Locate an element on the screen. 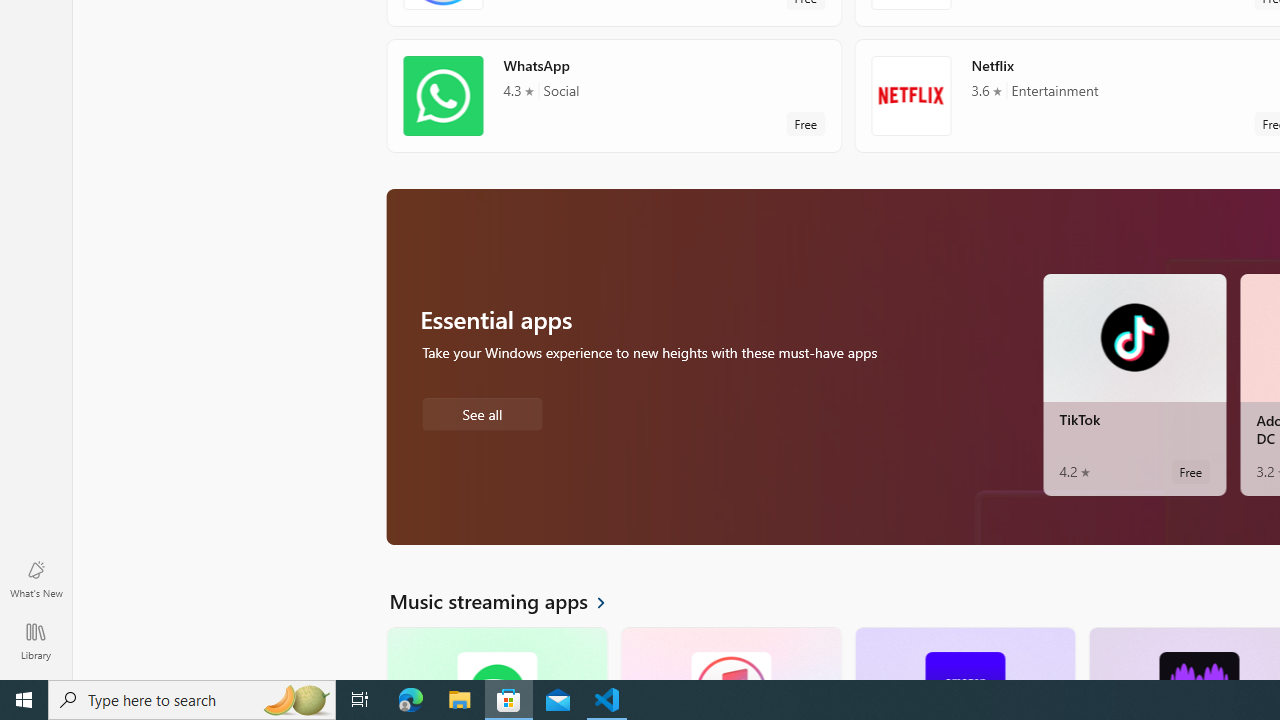  'TikTok. Average rating of 4.2 out of five stars. Free  ' is located at coordinates (1134, 384).